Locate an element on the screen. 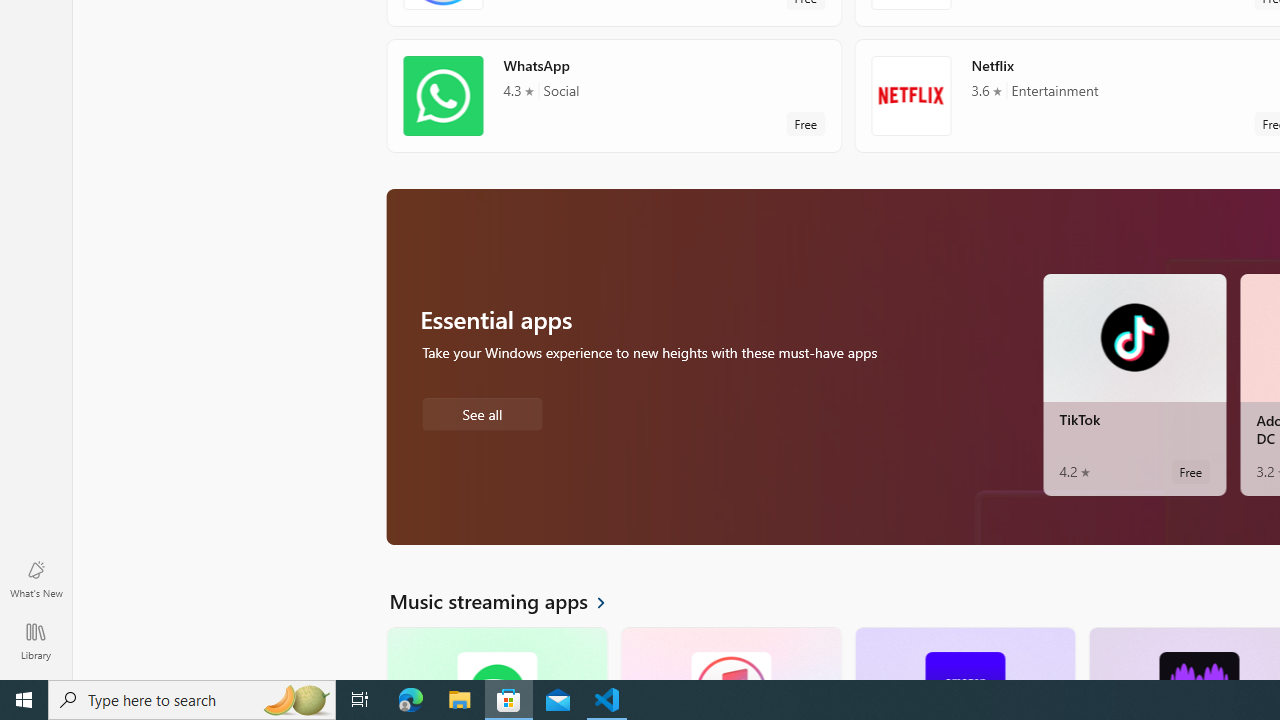  'TikTok. Average rating of 4.2 out of five stars. Free  ' is located at coordinates (1134, 384).